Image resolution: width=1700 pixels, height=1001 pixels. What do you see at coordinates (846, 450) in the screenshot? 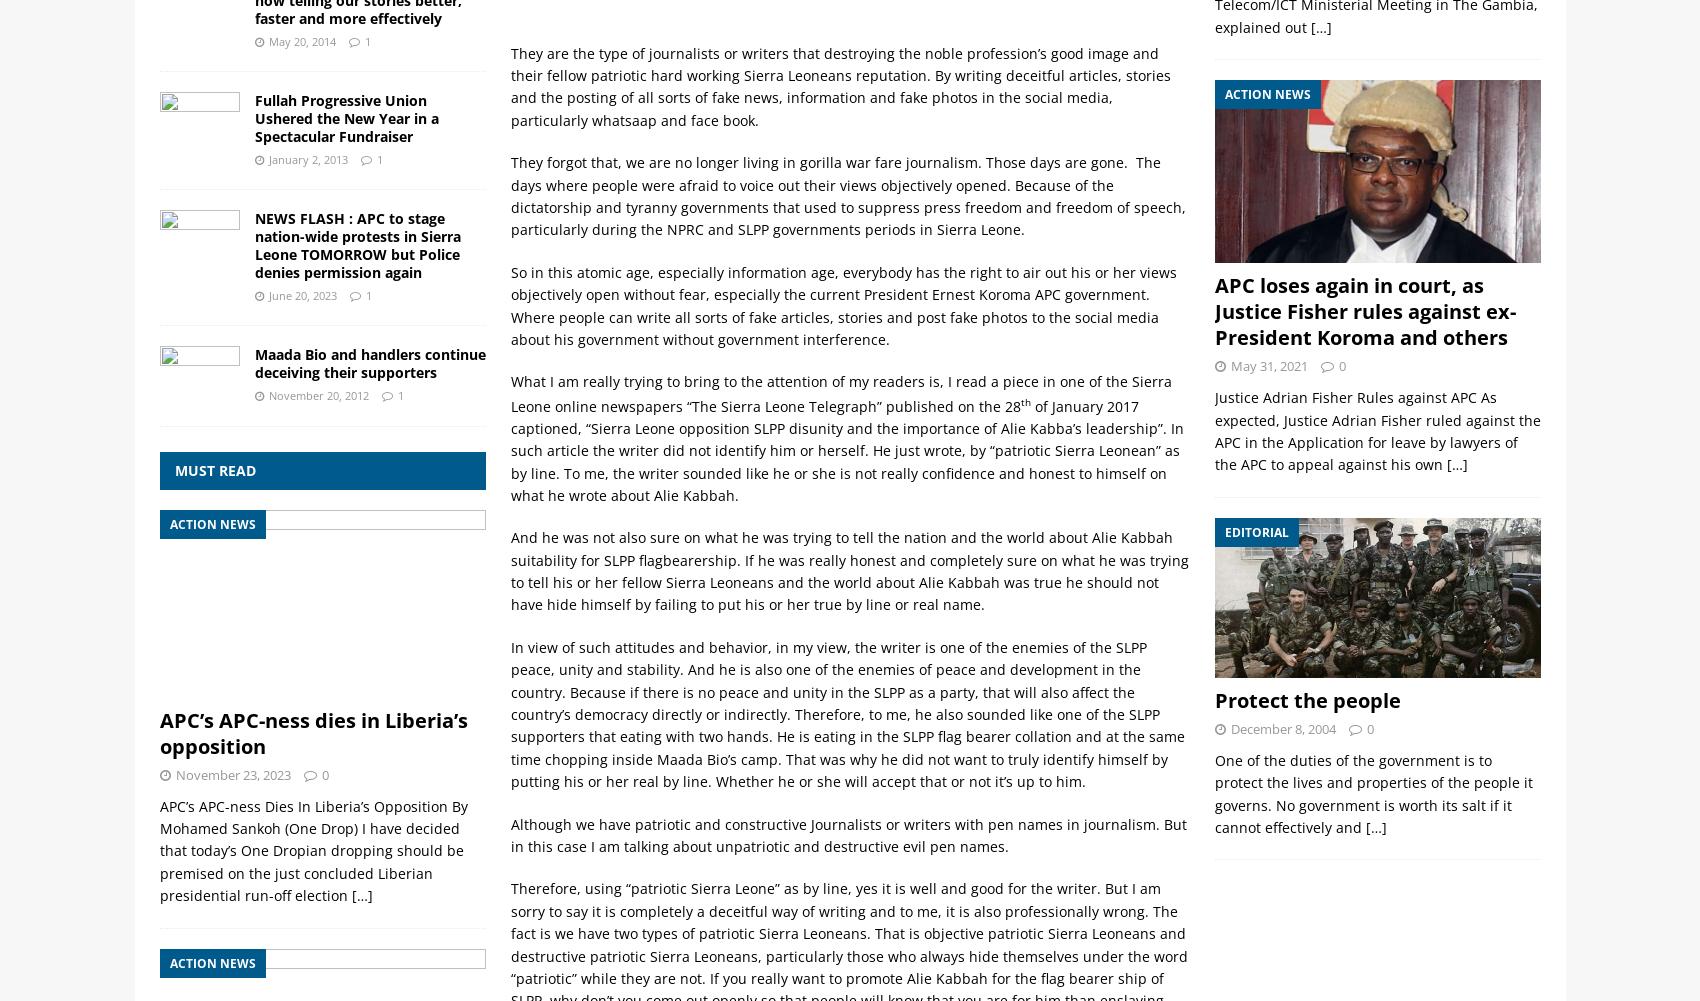
I see `'of January 2017 captioned, “Sierra Leone opposition SLPP disunity and the importance of Alie Kabba’s leadership”. In such article the writer did not identify him or herself. He just wrote, by “patriotic Sierra Leonean” as by line. To me, the writer sounded like he or she is not really confidence and honest to himself on what he wrote about Alie Kabbah.'` at bounding box center [846, 450].